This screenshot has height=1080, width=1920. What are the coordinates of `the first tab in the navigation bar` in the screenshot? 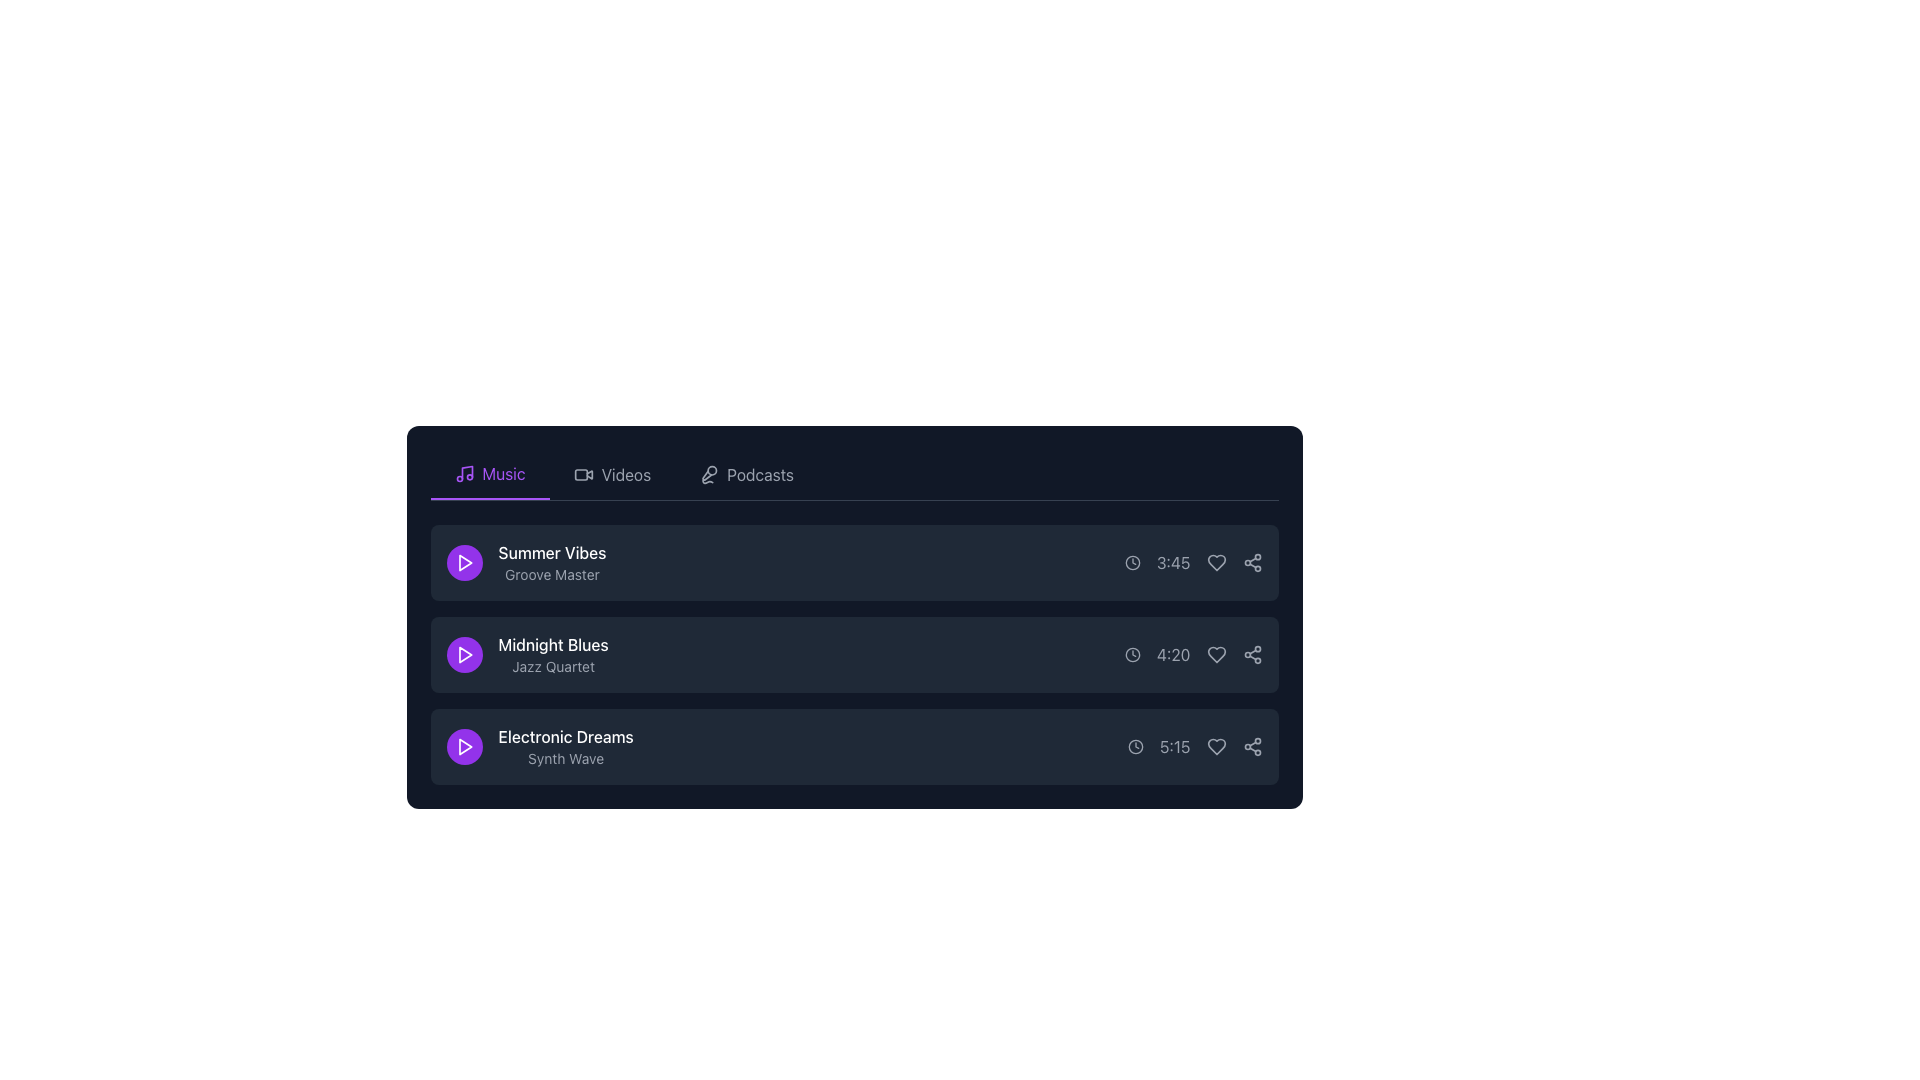 It's located at (489, 474).